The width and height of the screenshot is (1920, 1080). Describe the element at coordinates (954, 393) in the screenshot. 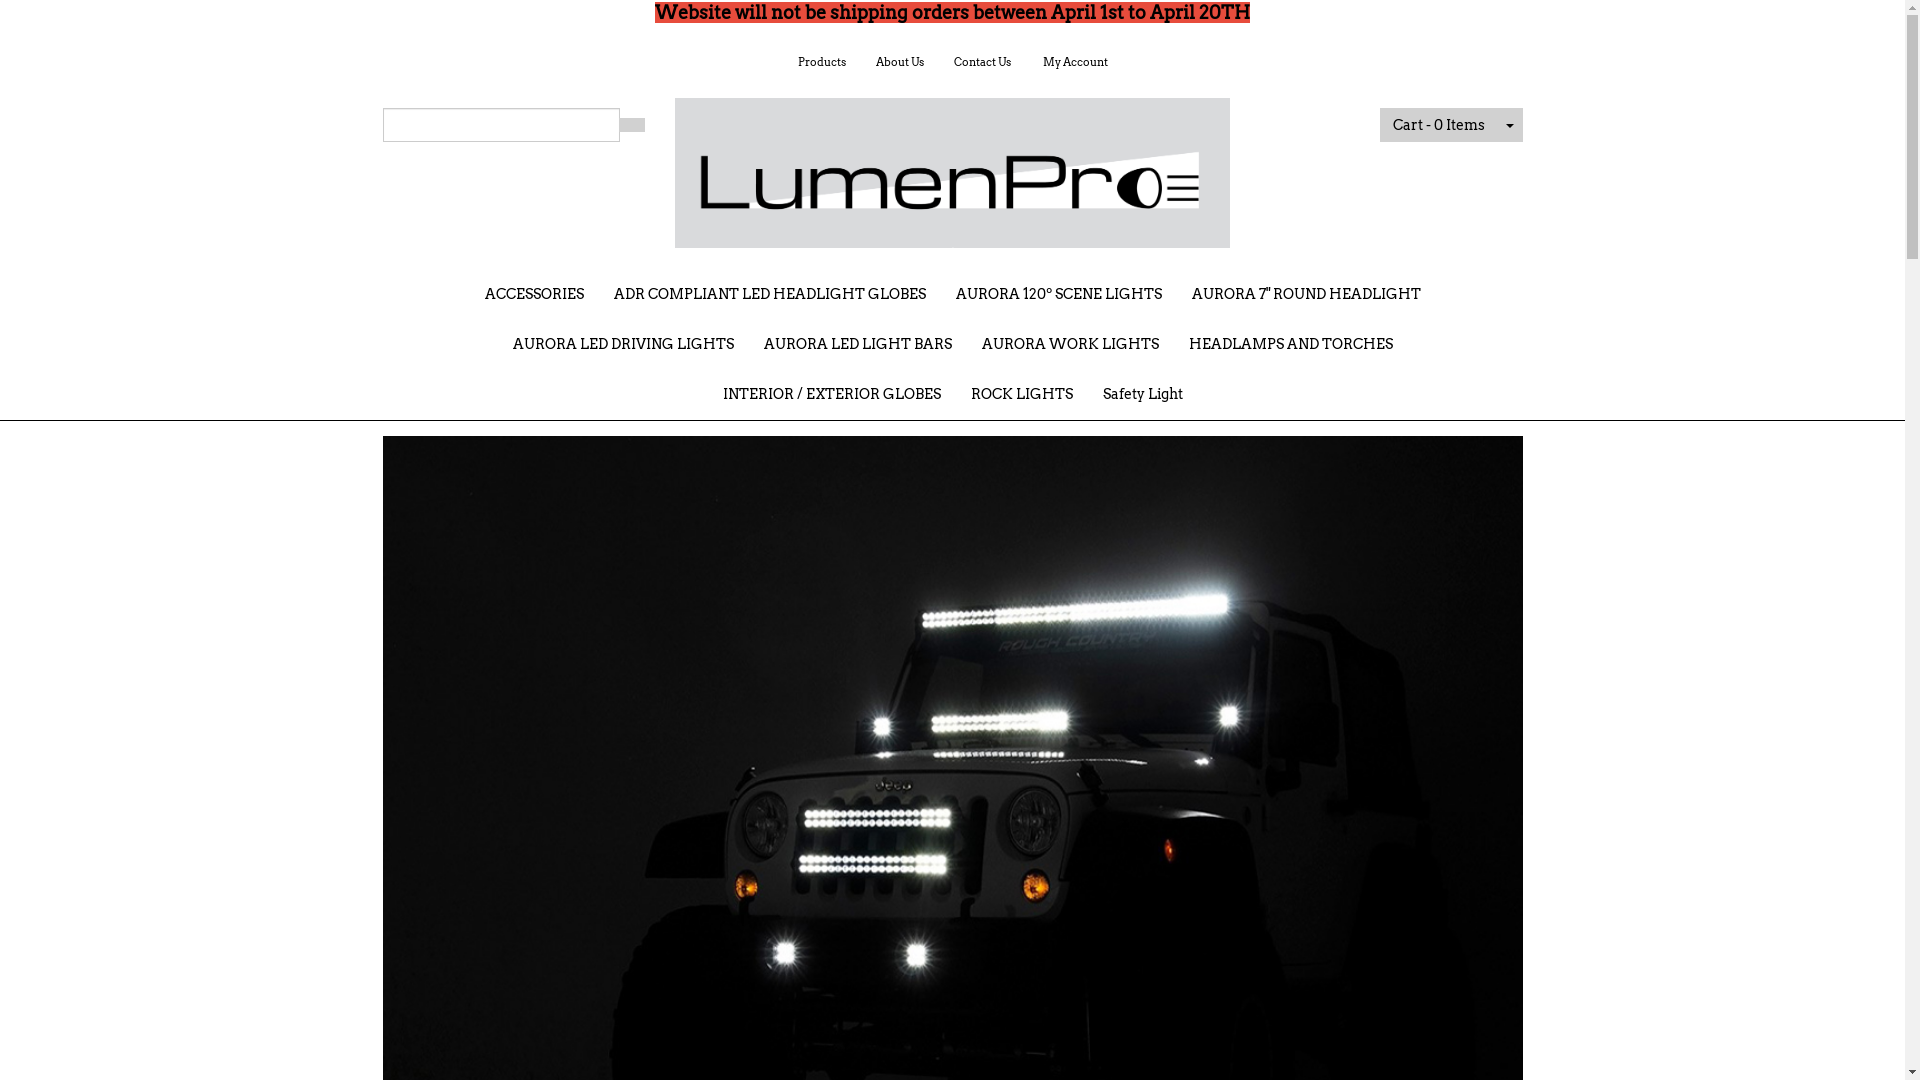

I see `'ROCK LIGHTS'` at that location.